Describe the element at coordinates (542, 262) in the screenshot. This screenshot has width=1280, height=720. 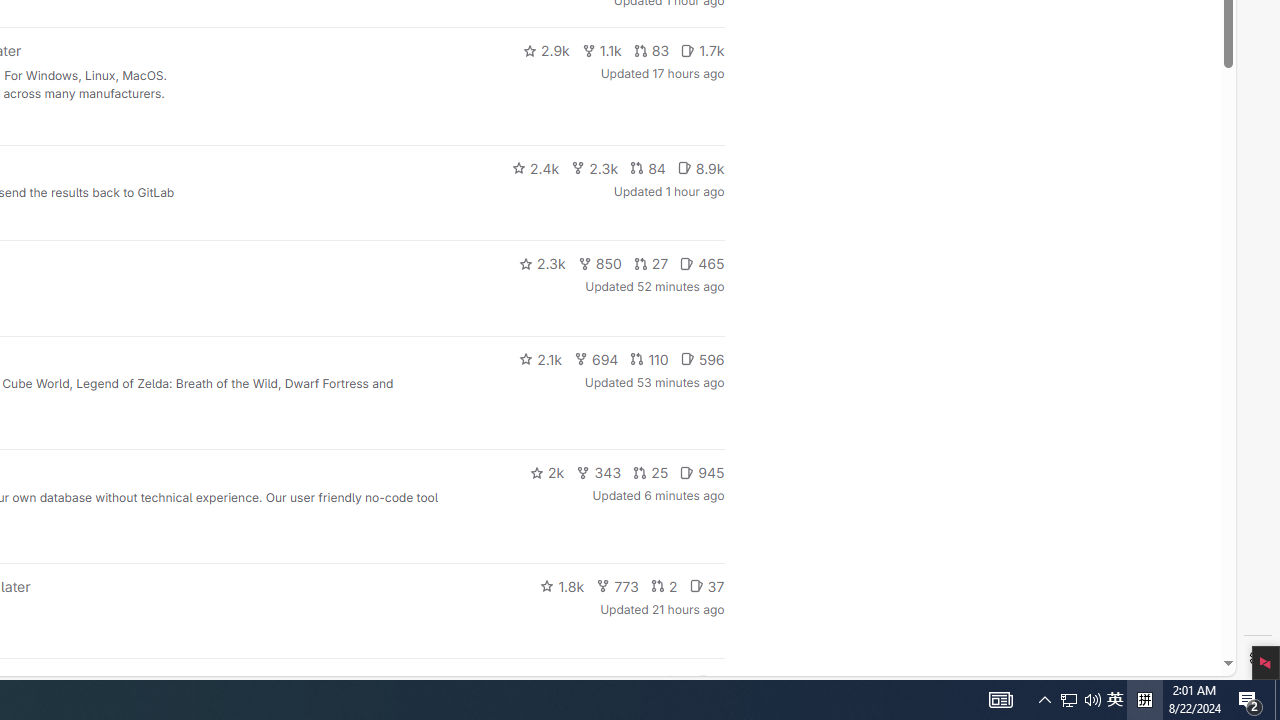
I see `'2.3k'` at that location.